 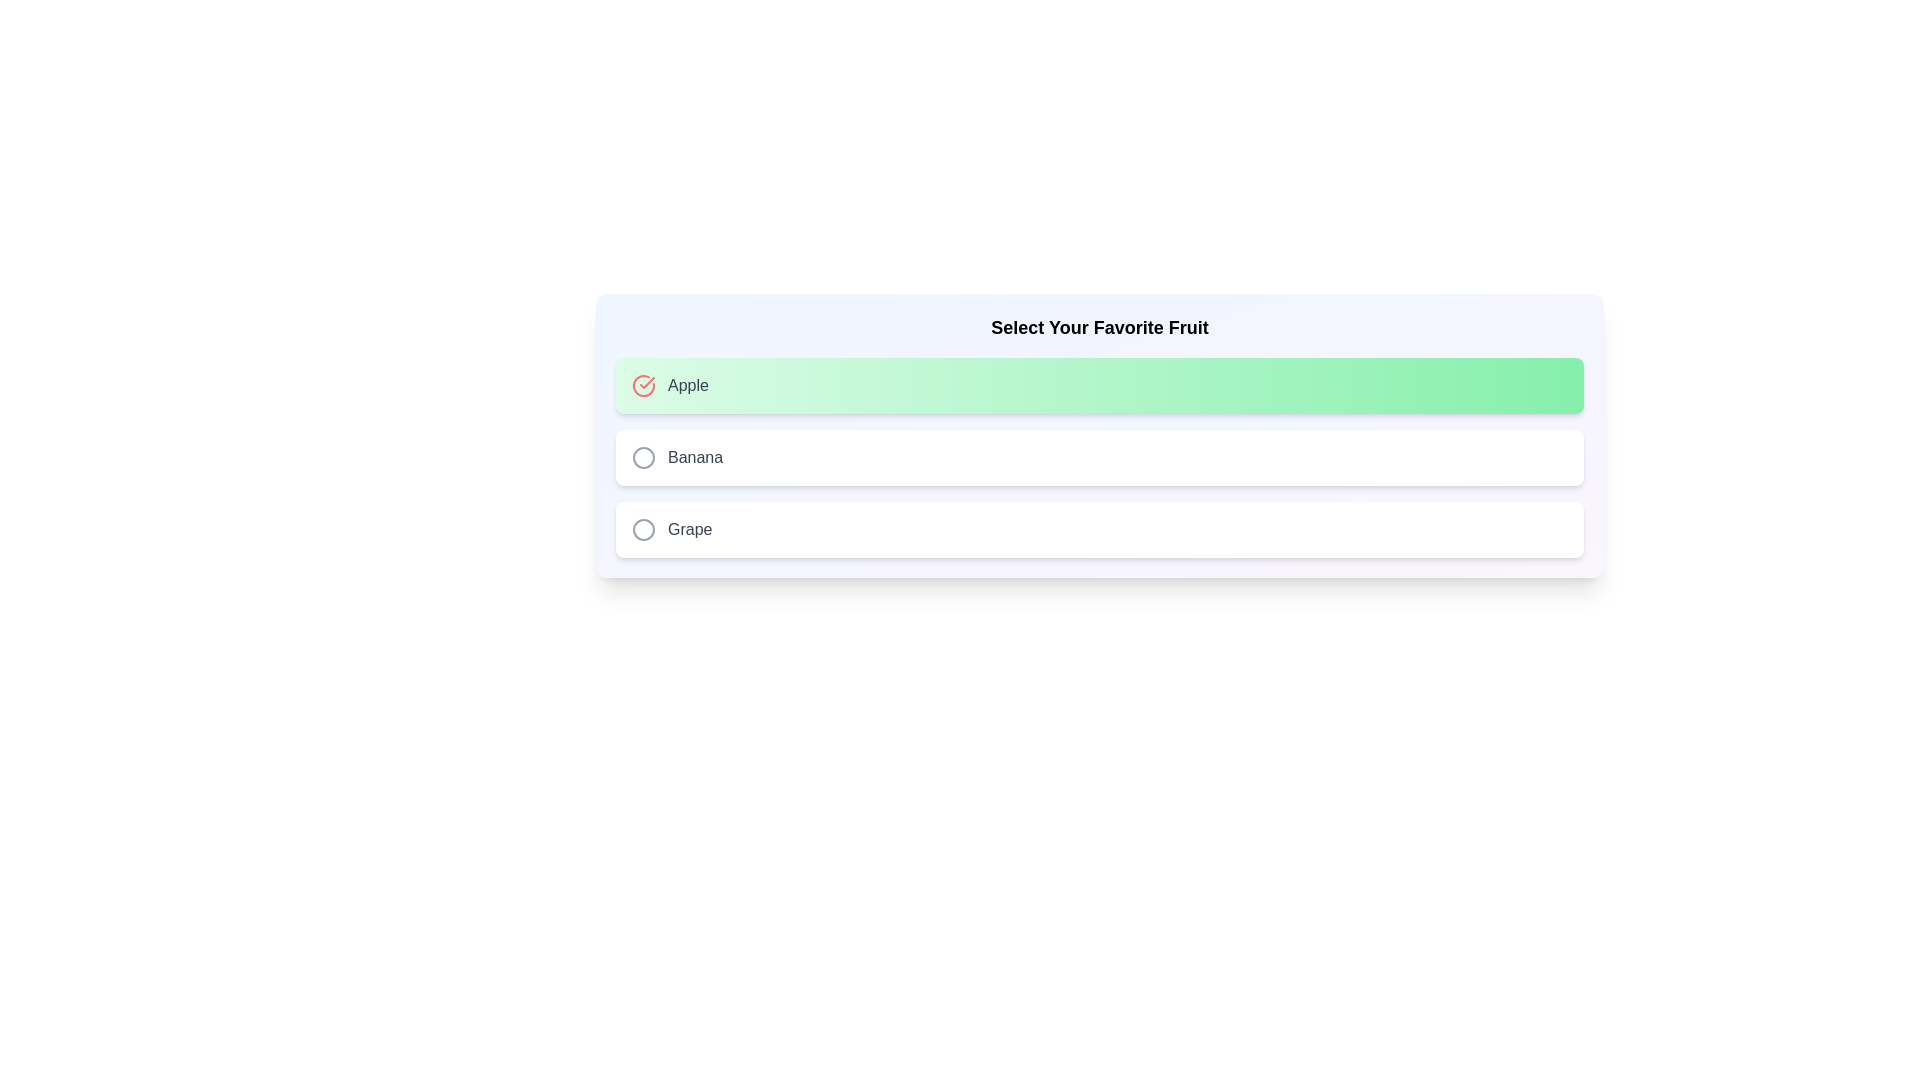 I want to click on the 'Grape' selectable option with a radio button for accessibility navigation, so click(x=1098, y=528).